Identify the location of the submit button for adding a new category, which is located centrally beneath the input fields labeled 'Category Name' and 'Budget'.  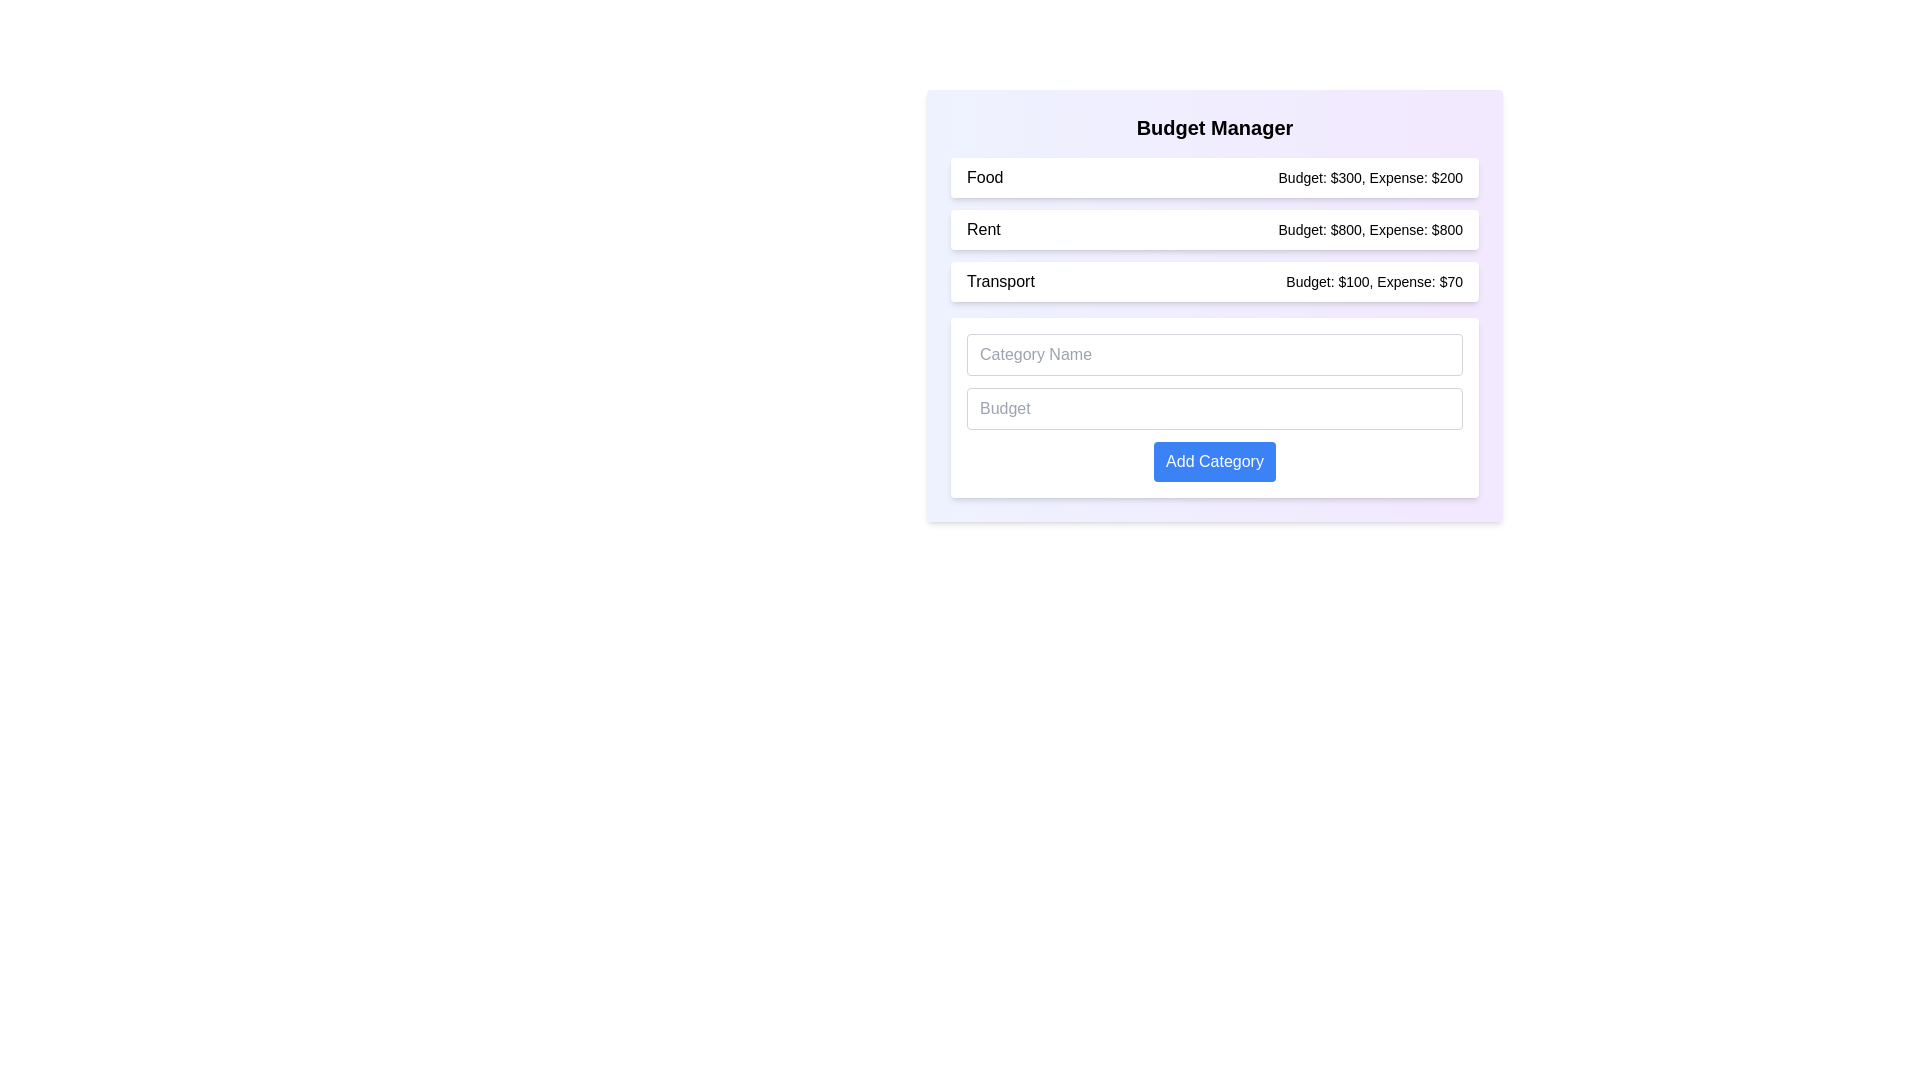
(1213, 462).